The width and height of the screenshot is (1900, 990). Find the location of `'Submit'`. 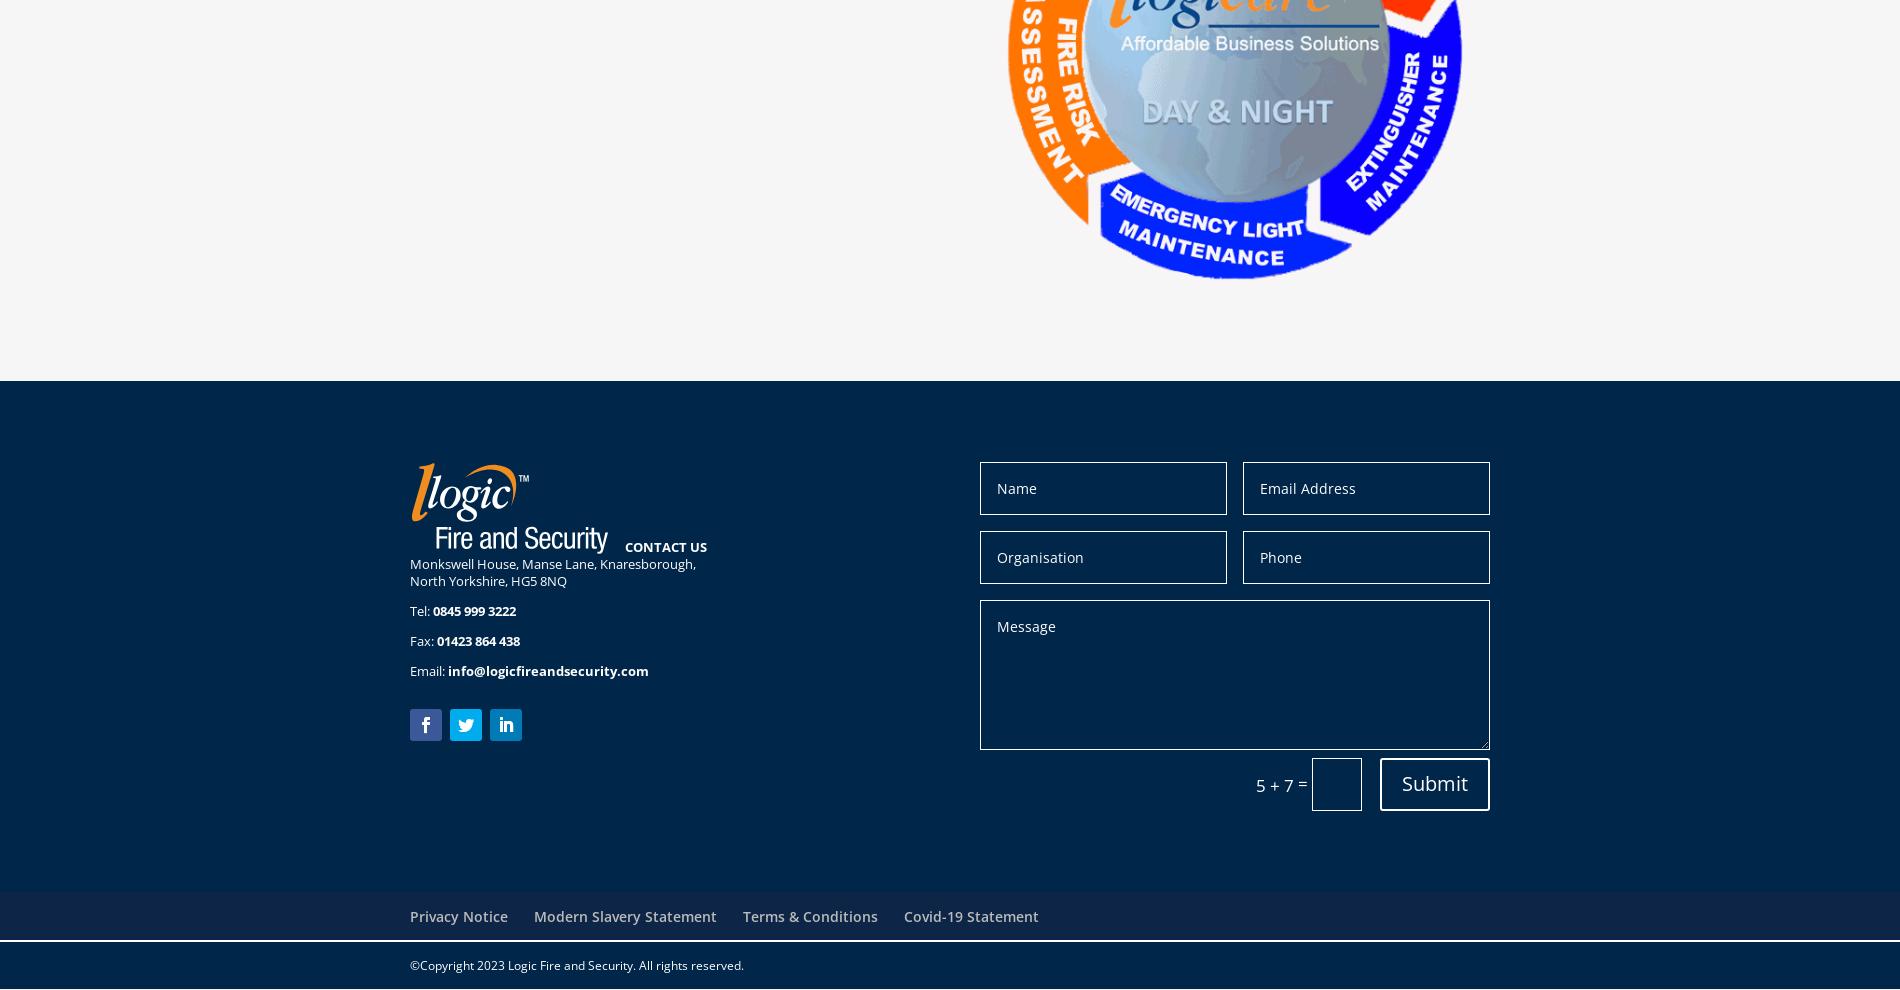

'Submit' is located at coordinates (1433, 783).